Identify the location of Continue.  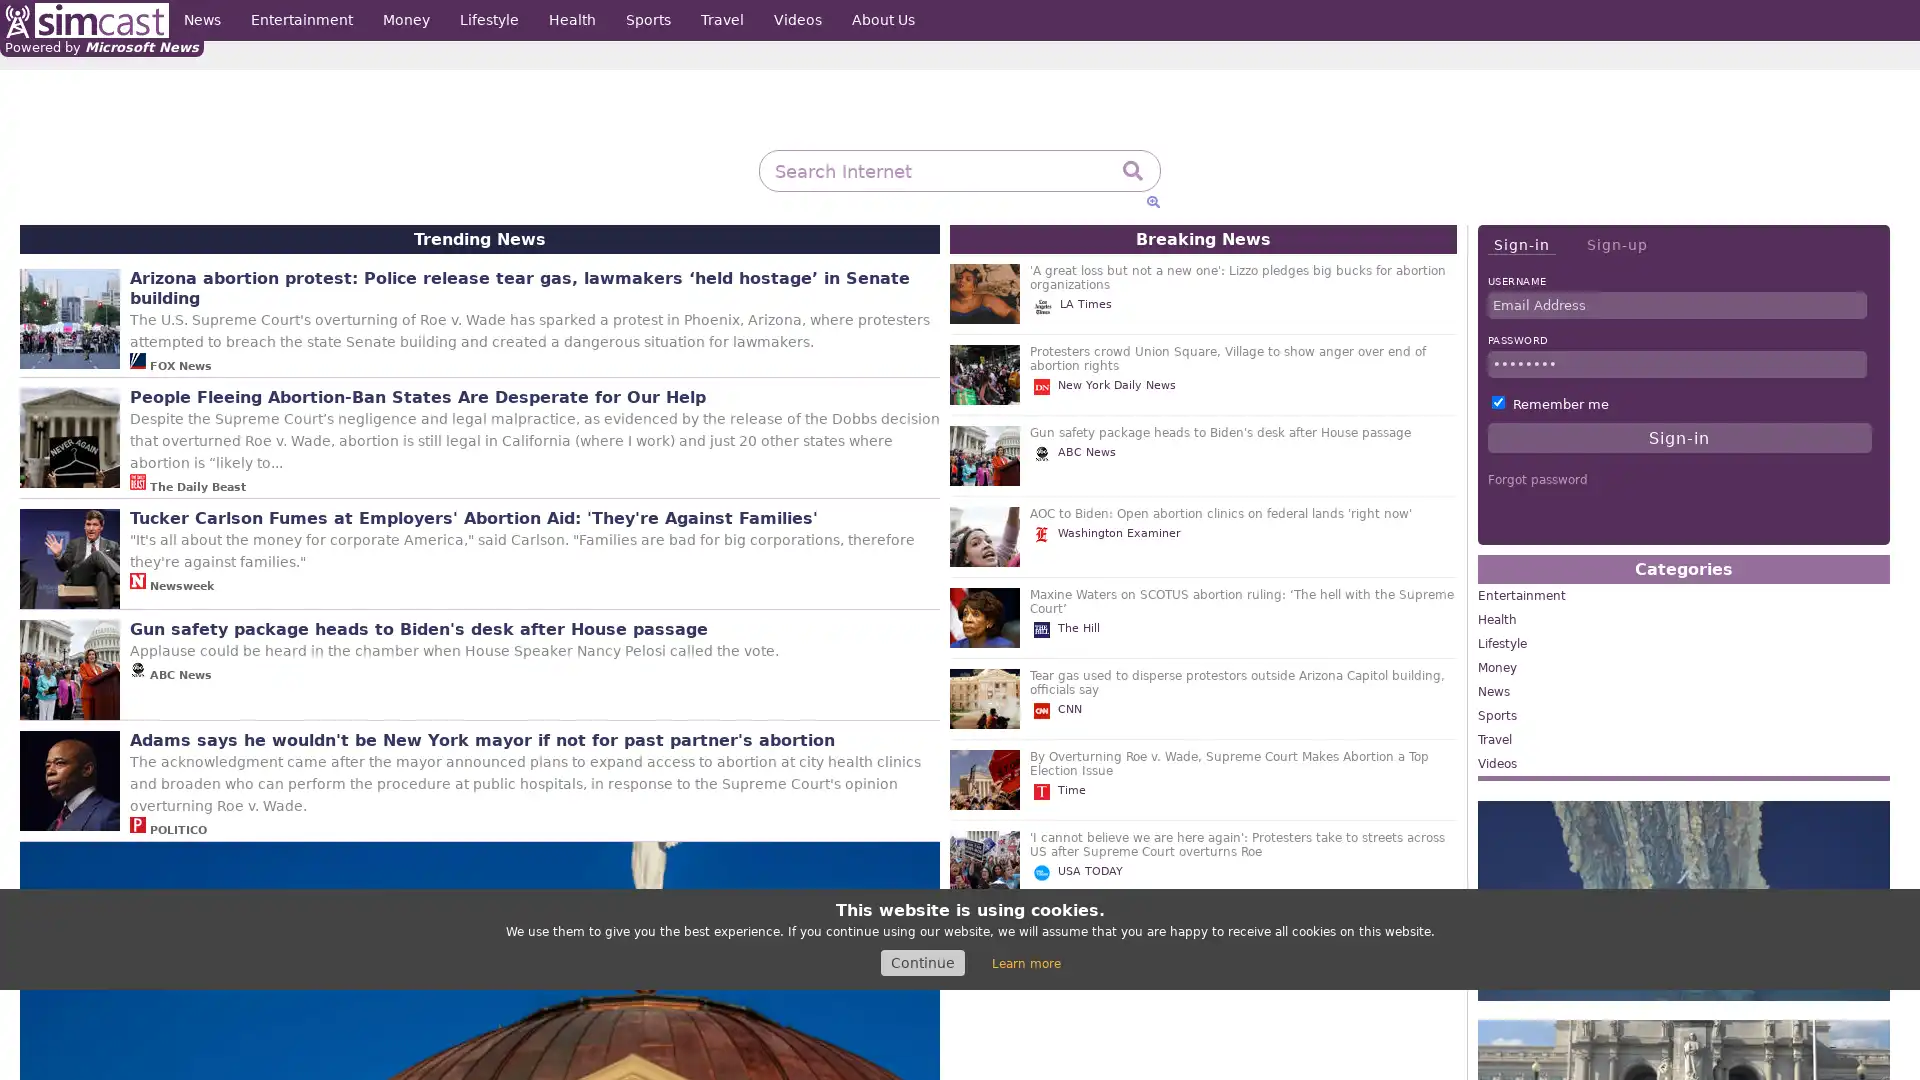
(921, 962).